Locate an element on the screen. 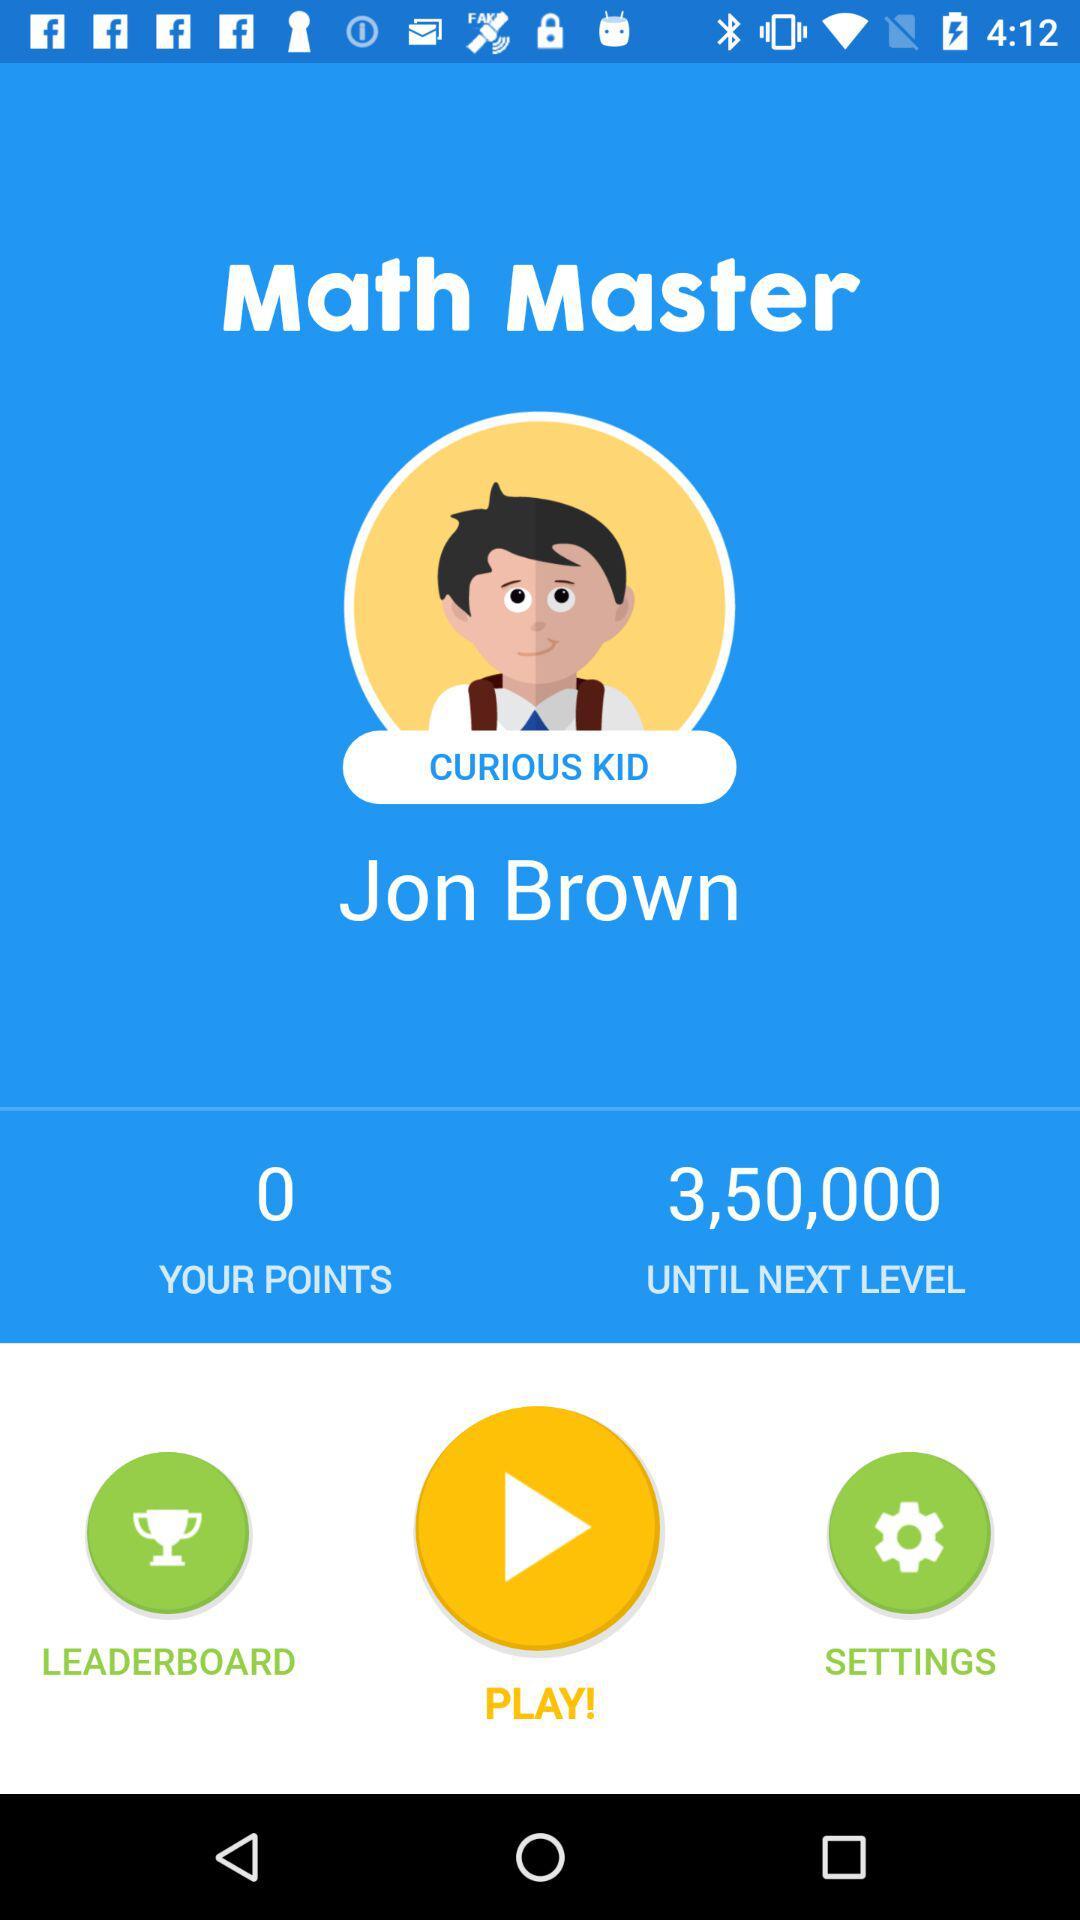 Image resolution: width=1080 pixels, height=1920 pixels. item next to settings is located at coordinates (538, 1531).